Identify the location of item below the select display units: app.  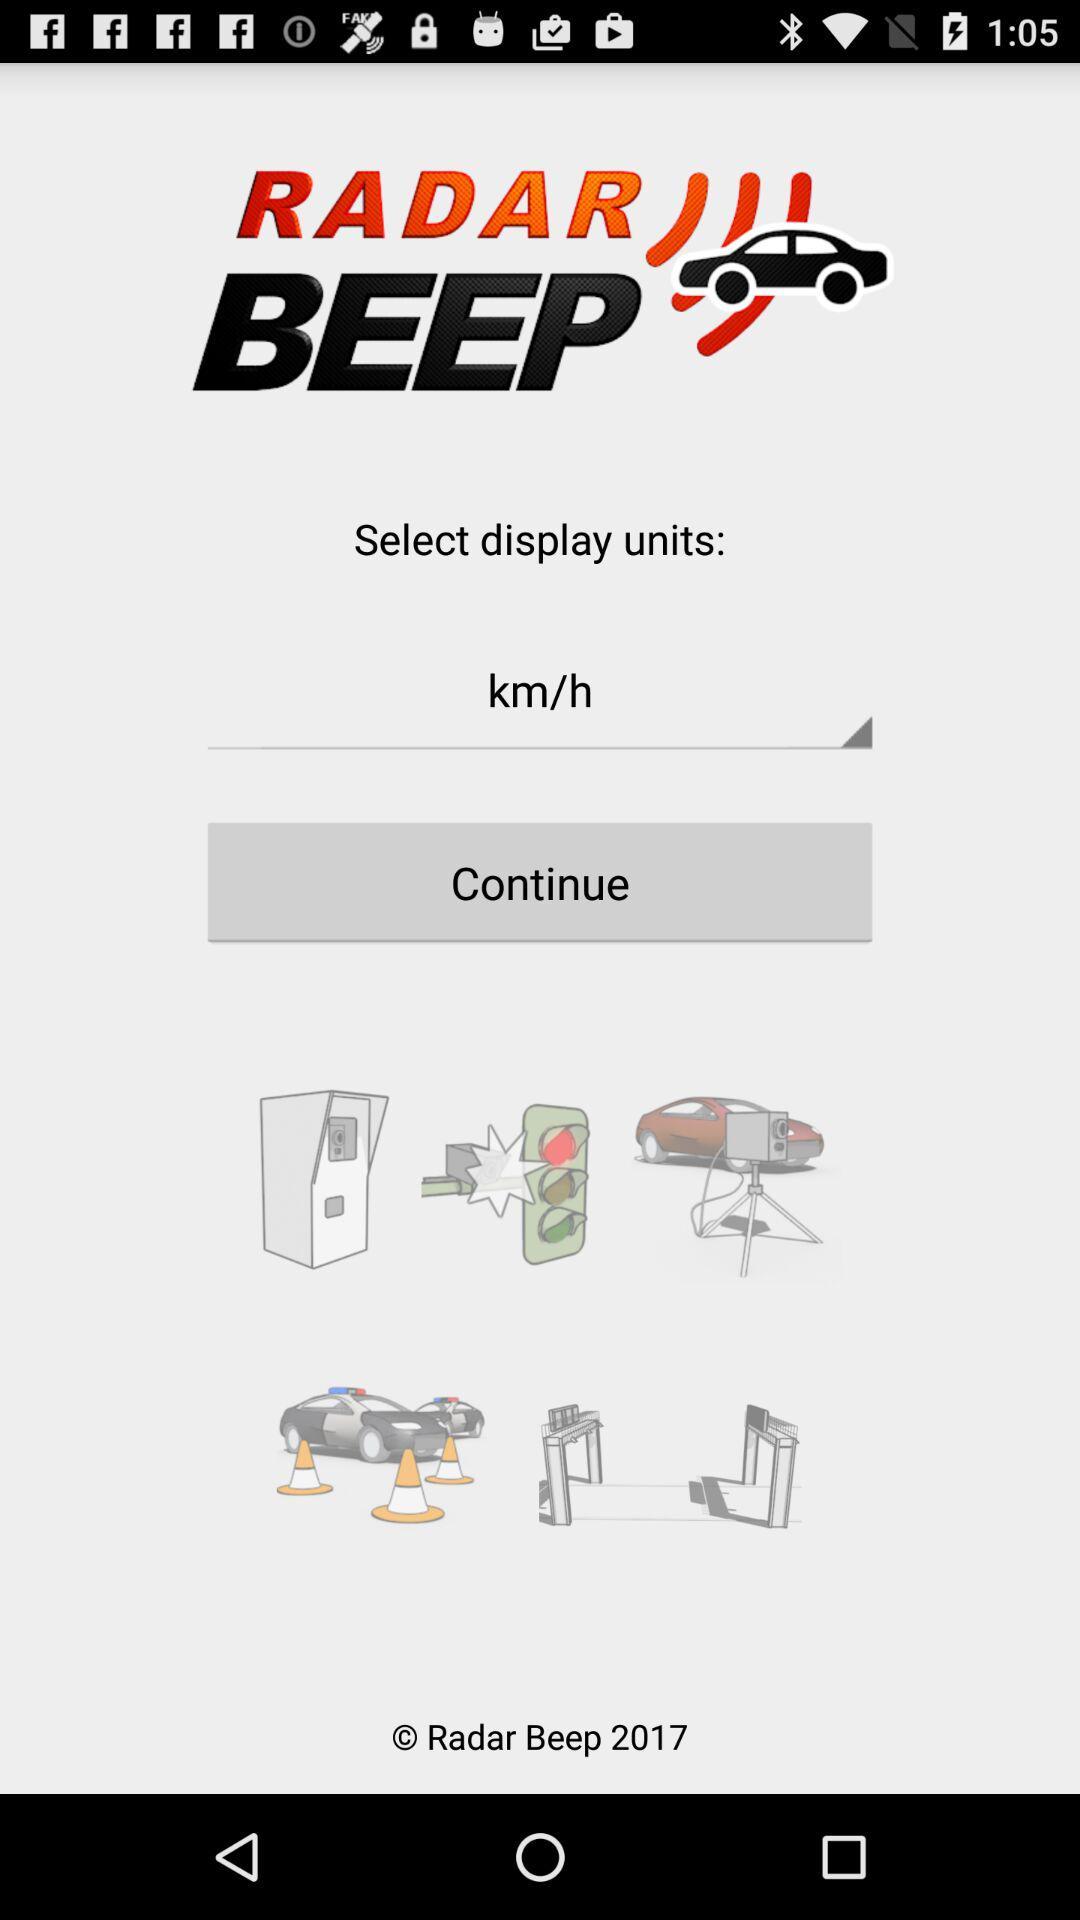
(540, 689).